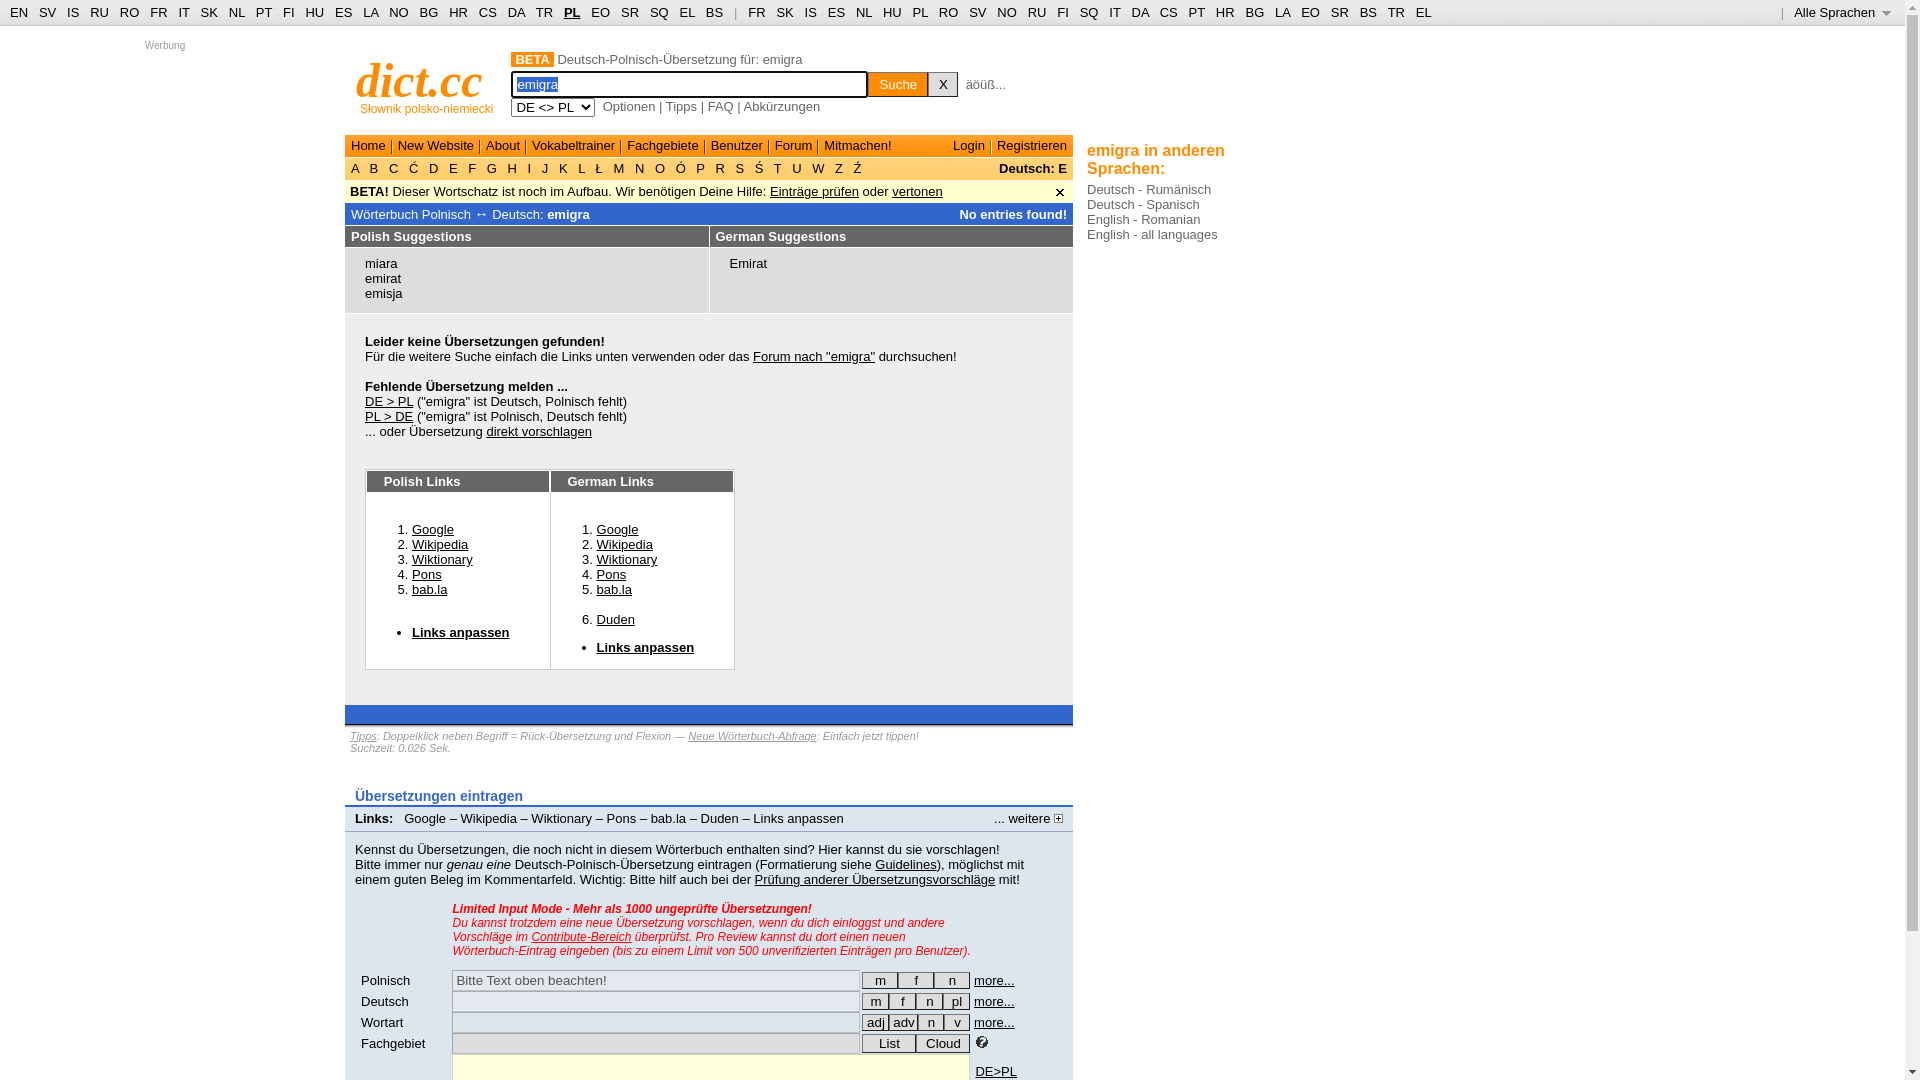  What do you see at coordinates (916, 191) in the screenshot?
I see `'vertonen'` at bounding box center [916, 191].